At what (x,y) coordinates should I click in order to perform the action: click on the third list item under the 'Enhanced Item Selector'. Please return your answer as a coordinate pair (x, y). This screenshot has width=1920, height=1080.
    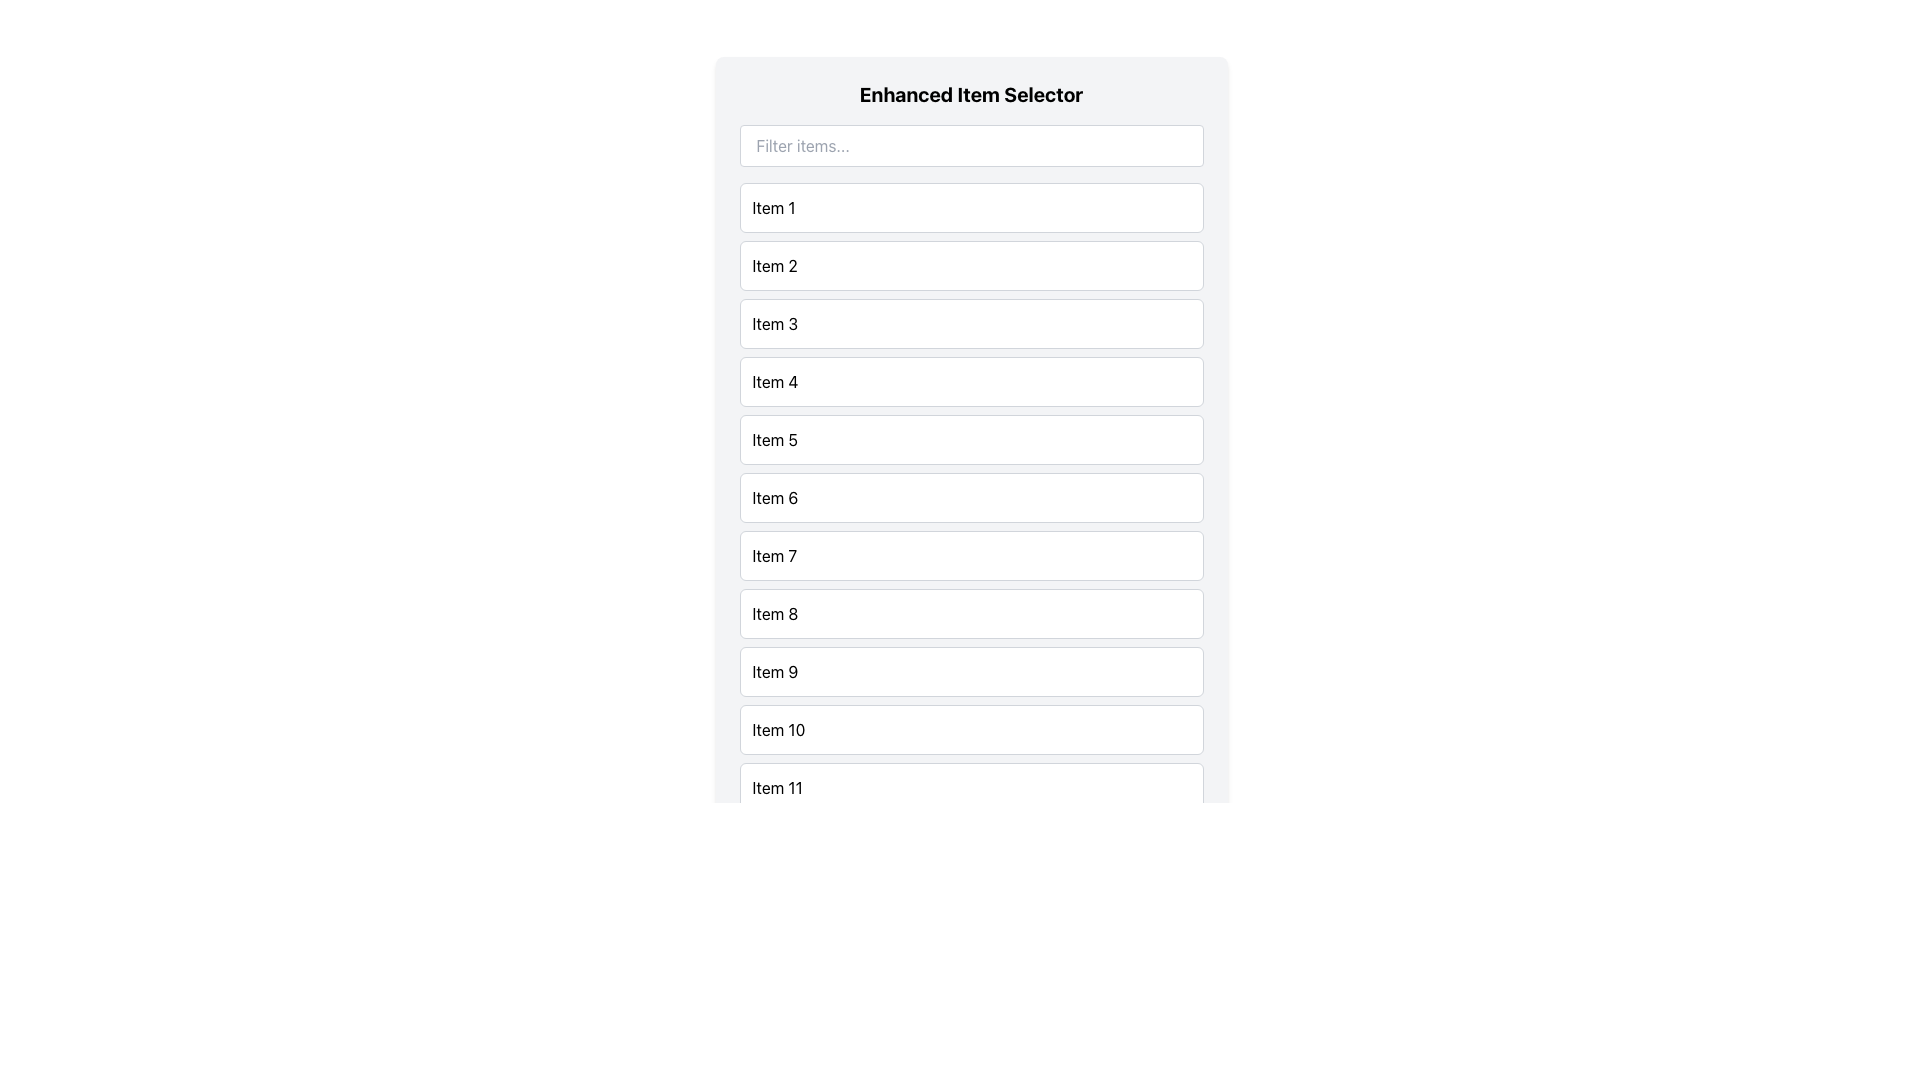
    Looking at the image, I should click on (971, 323).